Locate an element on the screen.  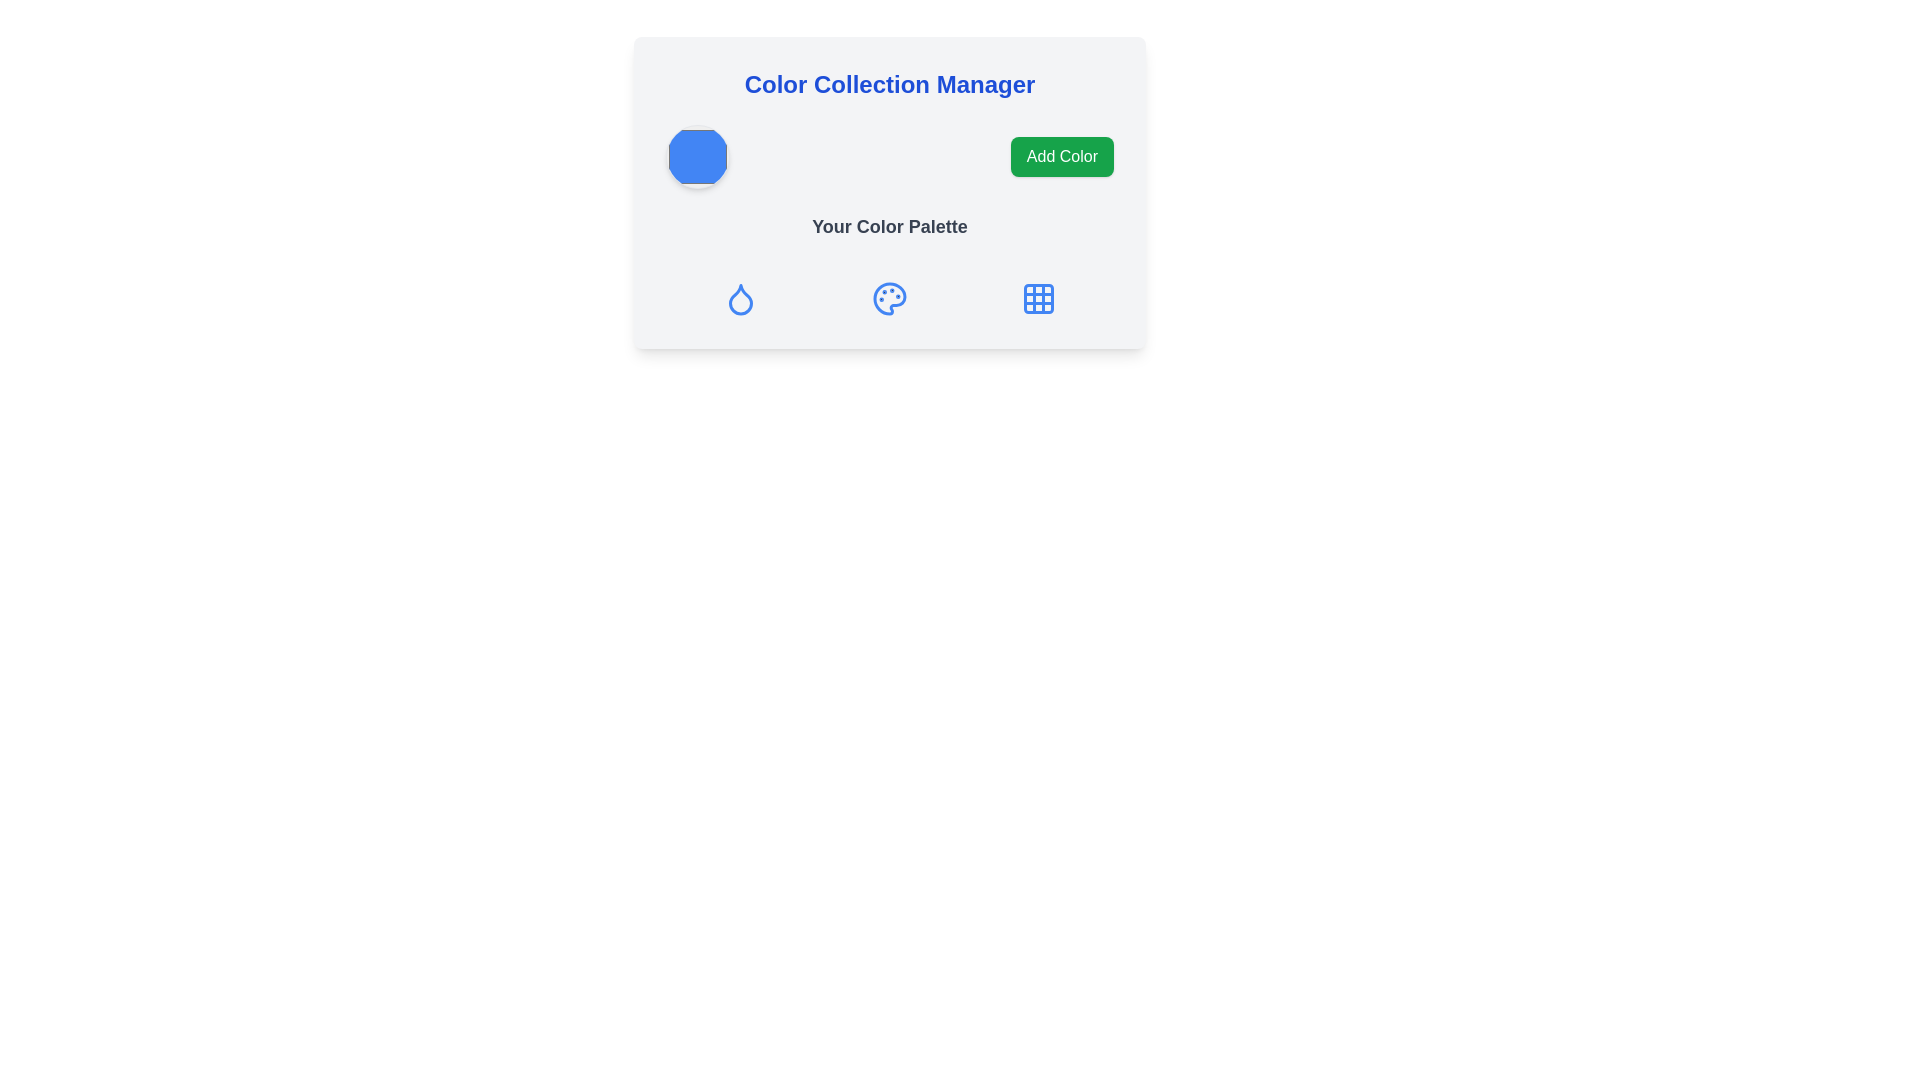
the middle icon button representing a painter's palette within the 'Color Collection Manager' is located at coordinates (888, 299).